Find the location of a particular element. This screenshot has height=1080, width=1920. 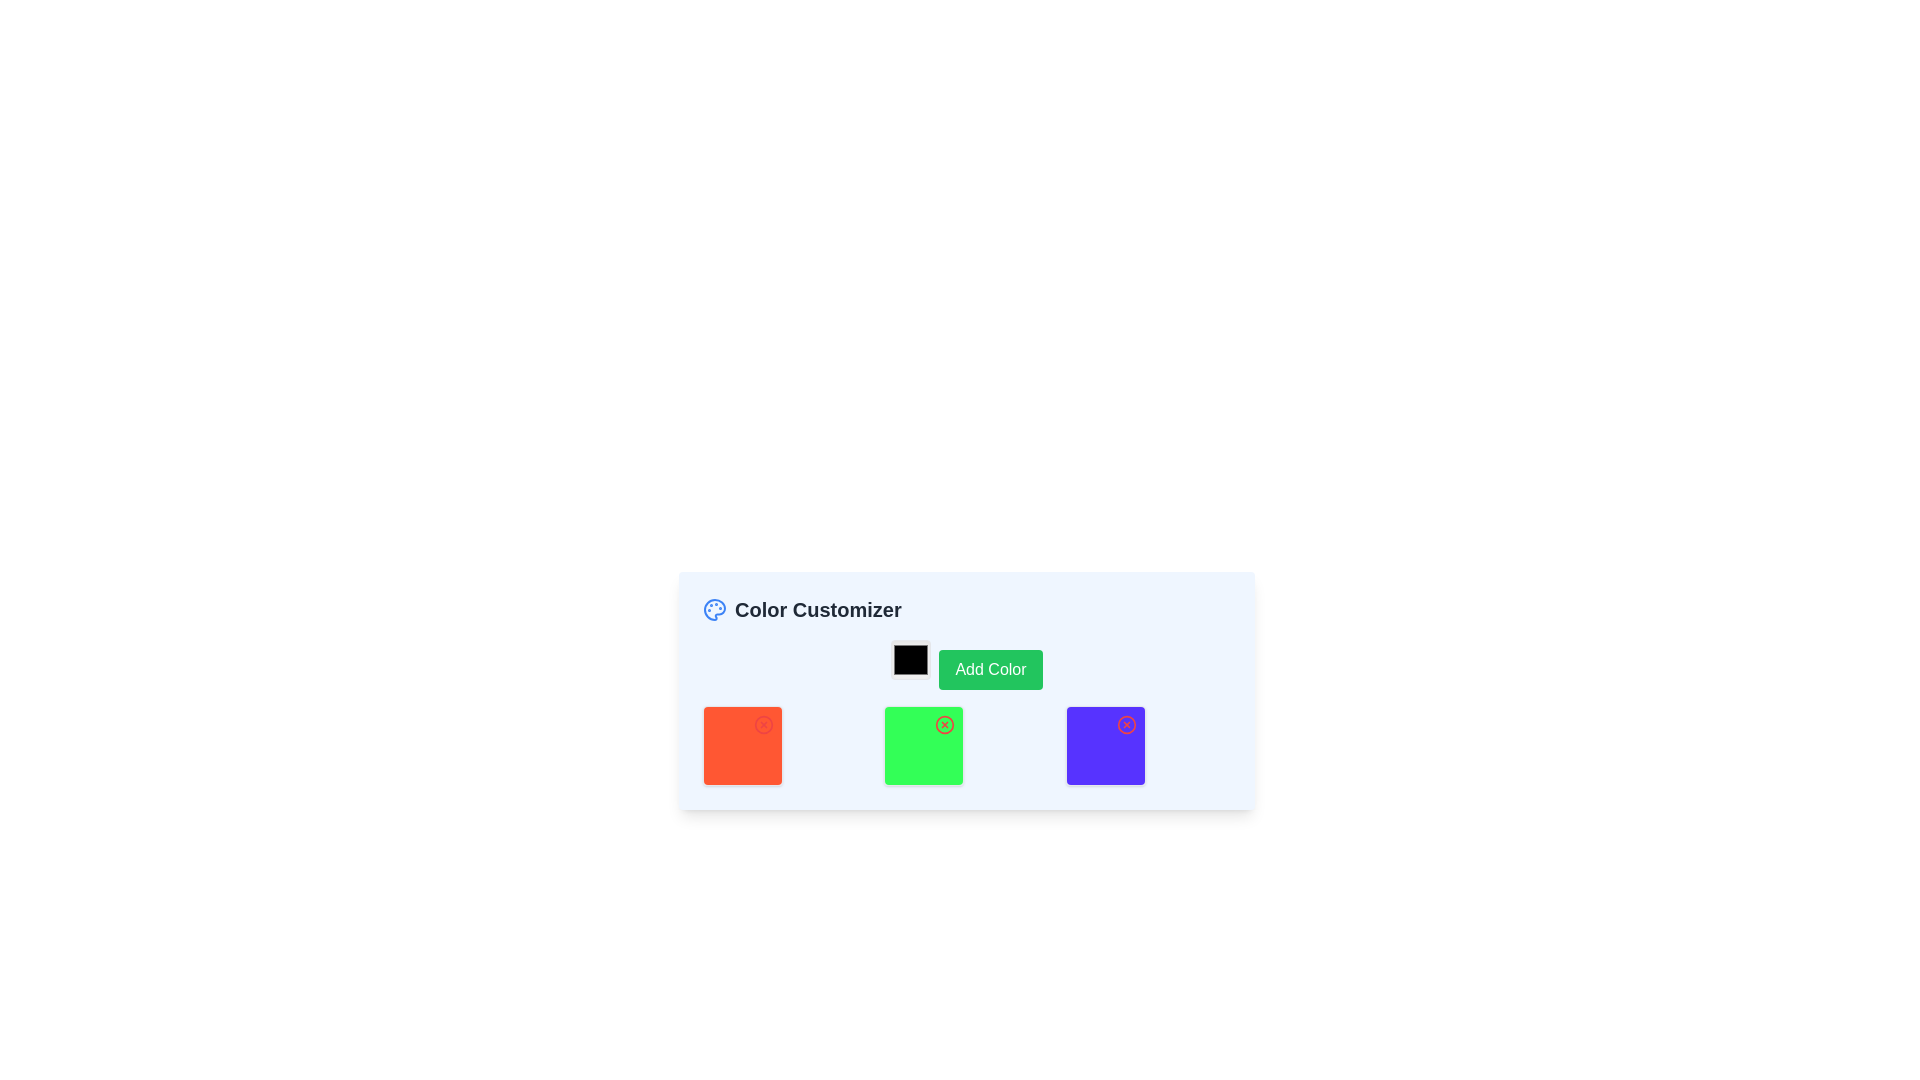

the Color block located in the 'Color Customizer' section is located at coordinates (966, 745).